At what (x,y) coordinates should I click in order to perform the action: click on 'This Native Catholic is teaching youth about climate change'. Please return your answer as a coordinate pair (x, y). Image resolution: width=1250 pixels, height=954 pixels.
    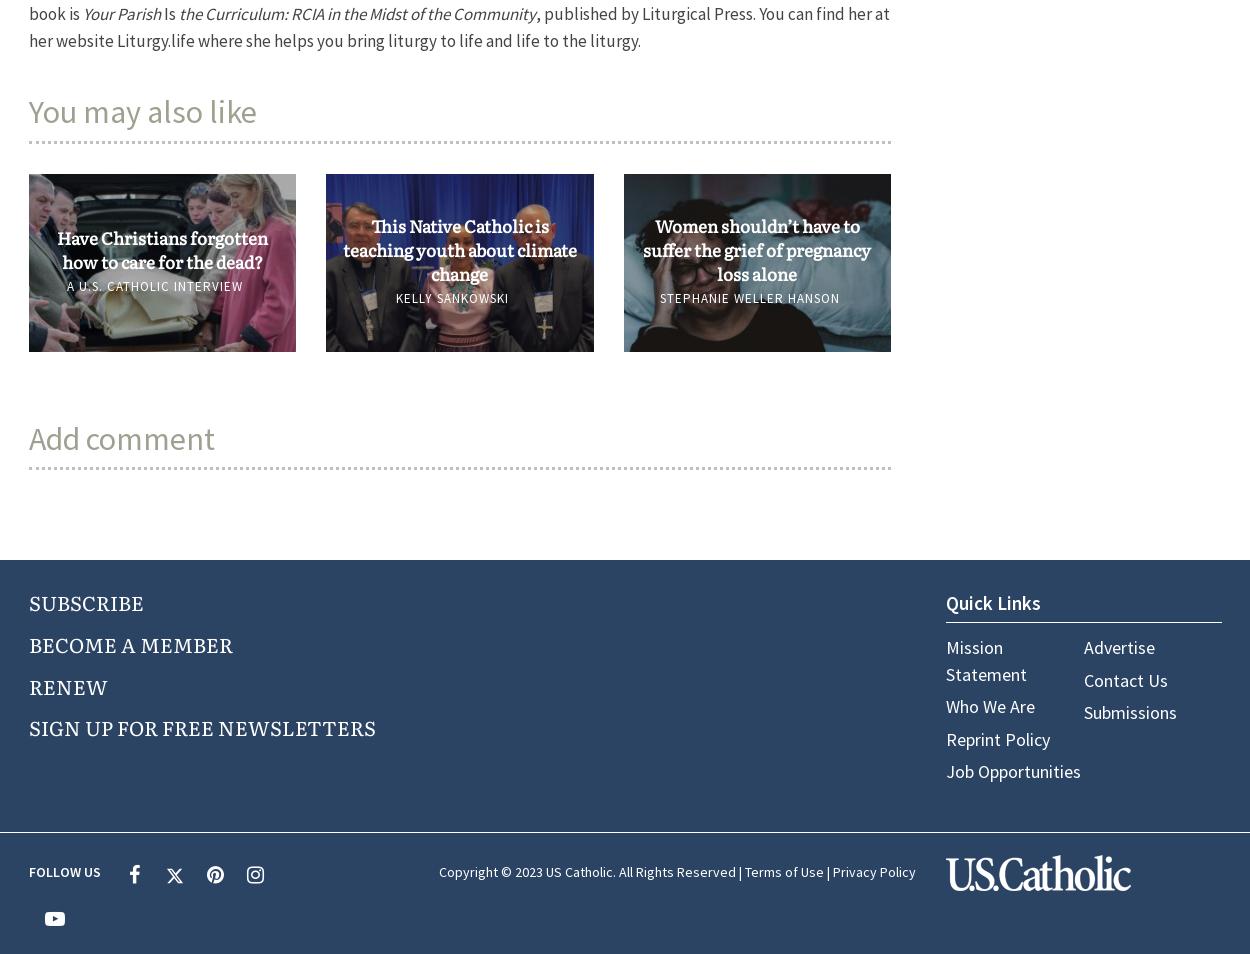
    Looking at the image, I should click on (458, 248).